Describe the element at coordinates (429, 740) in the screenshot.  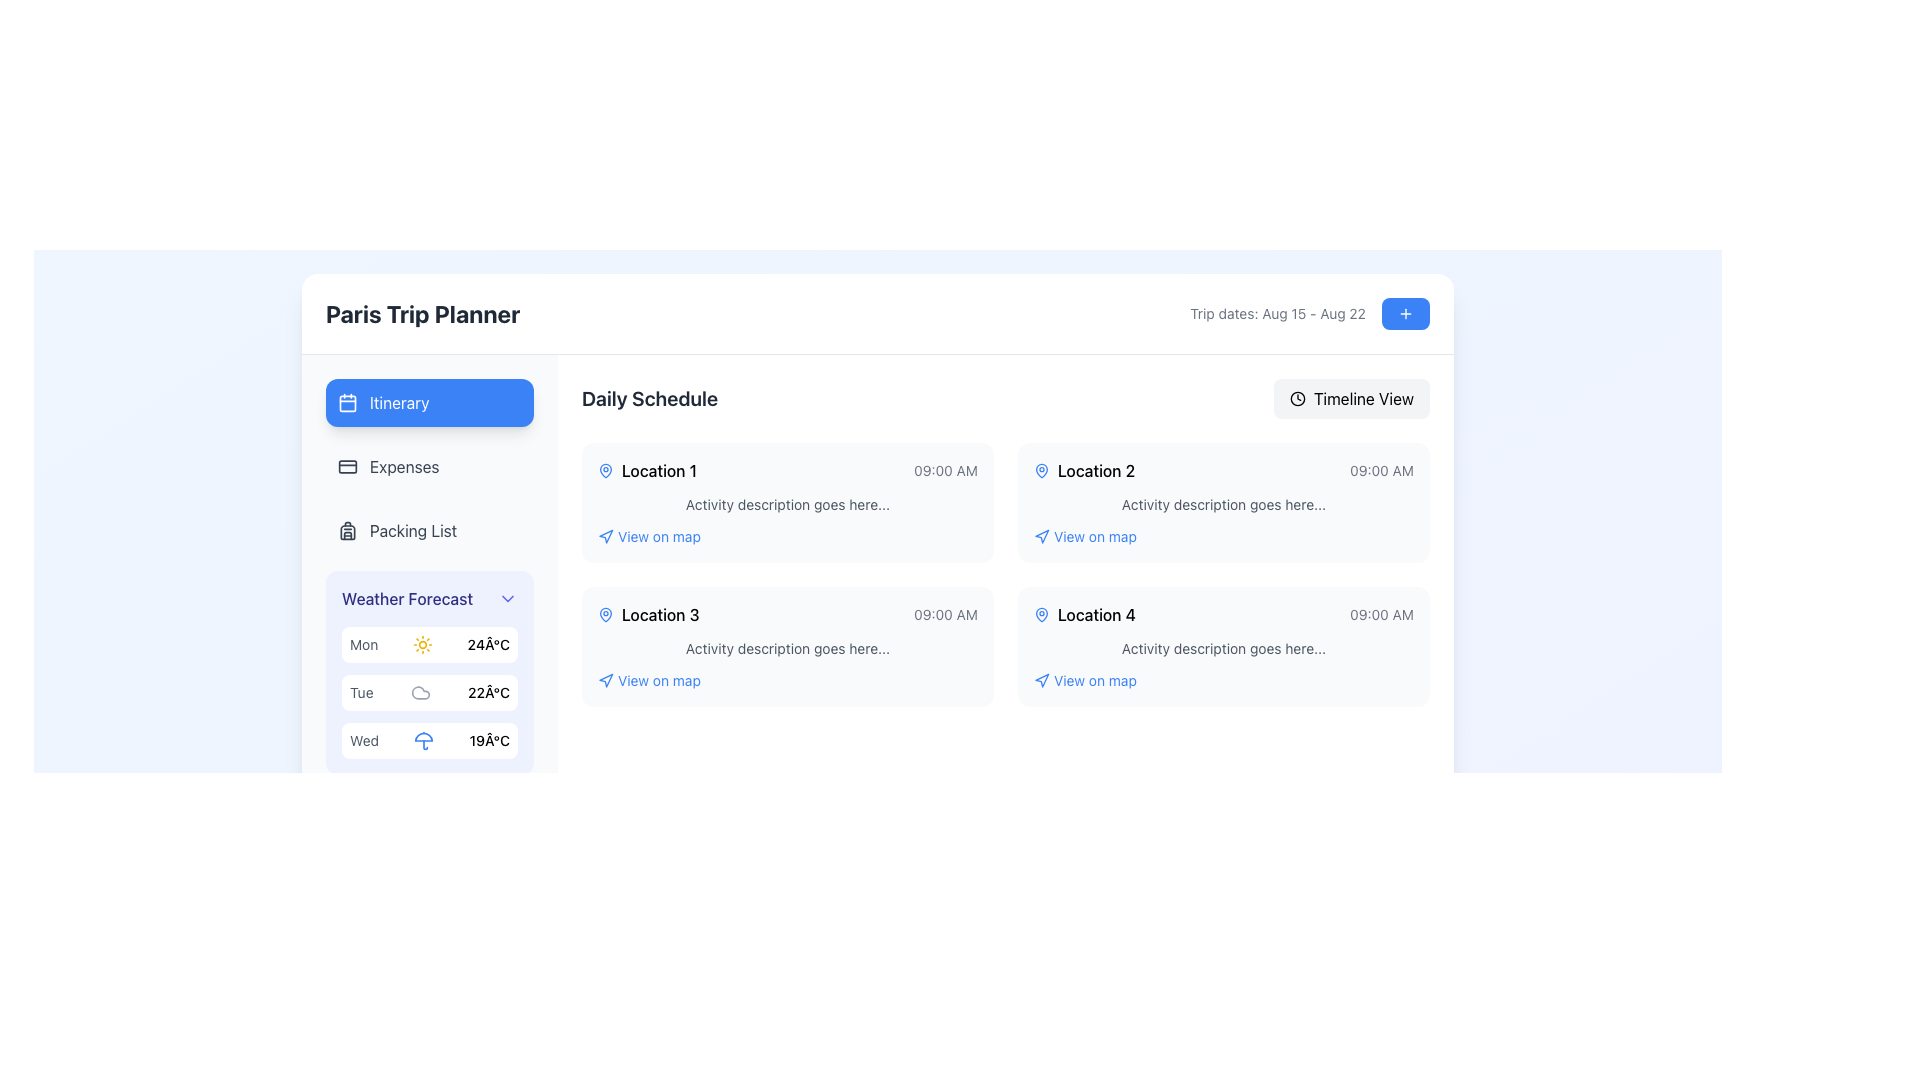
I see `the weather display card for Wednesday` at that location.